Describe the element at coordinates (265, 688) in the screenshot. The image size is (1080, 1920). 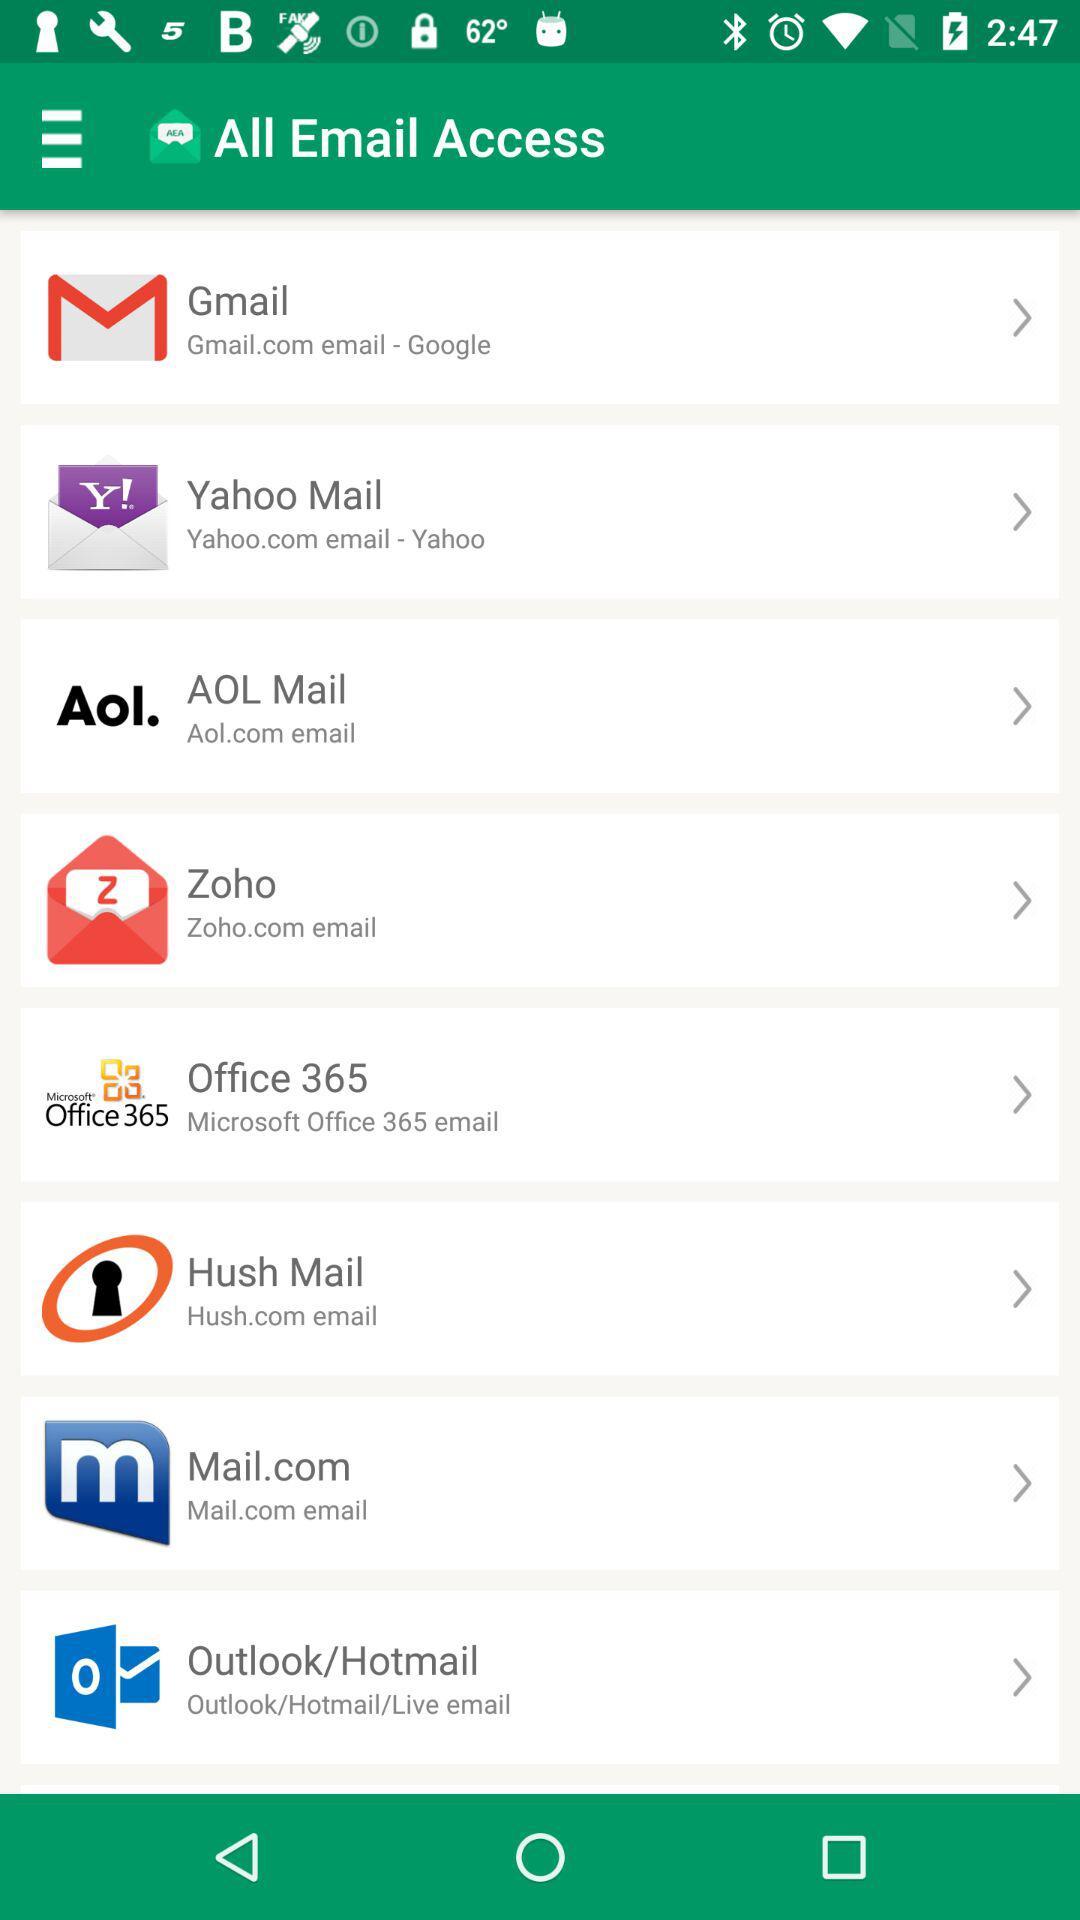
I see `the icon below the yahoo com email icon` at that location.